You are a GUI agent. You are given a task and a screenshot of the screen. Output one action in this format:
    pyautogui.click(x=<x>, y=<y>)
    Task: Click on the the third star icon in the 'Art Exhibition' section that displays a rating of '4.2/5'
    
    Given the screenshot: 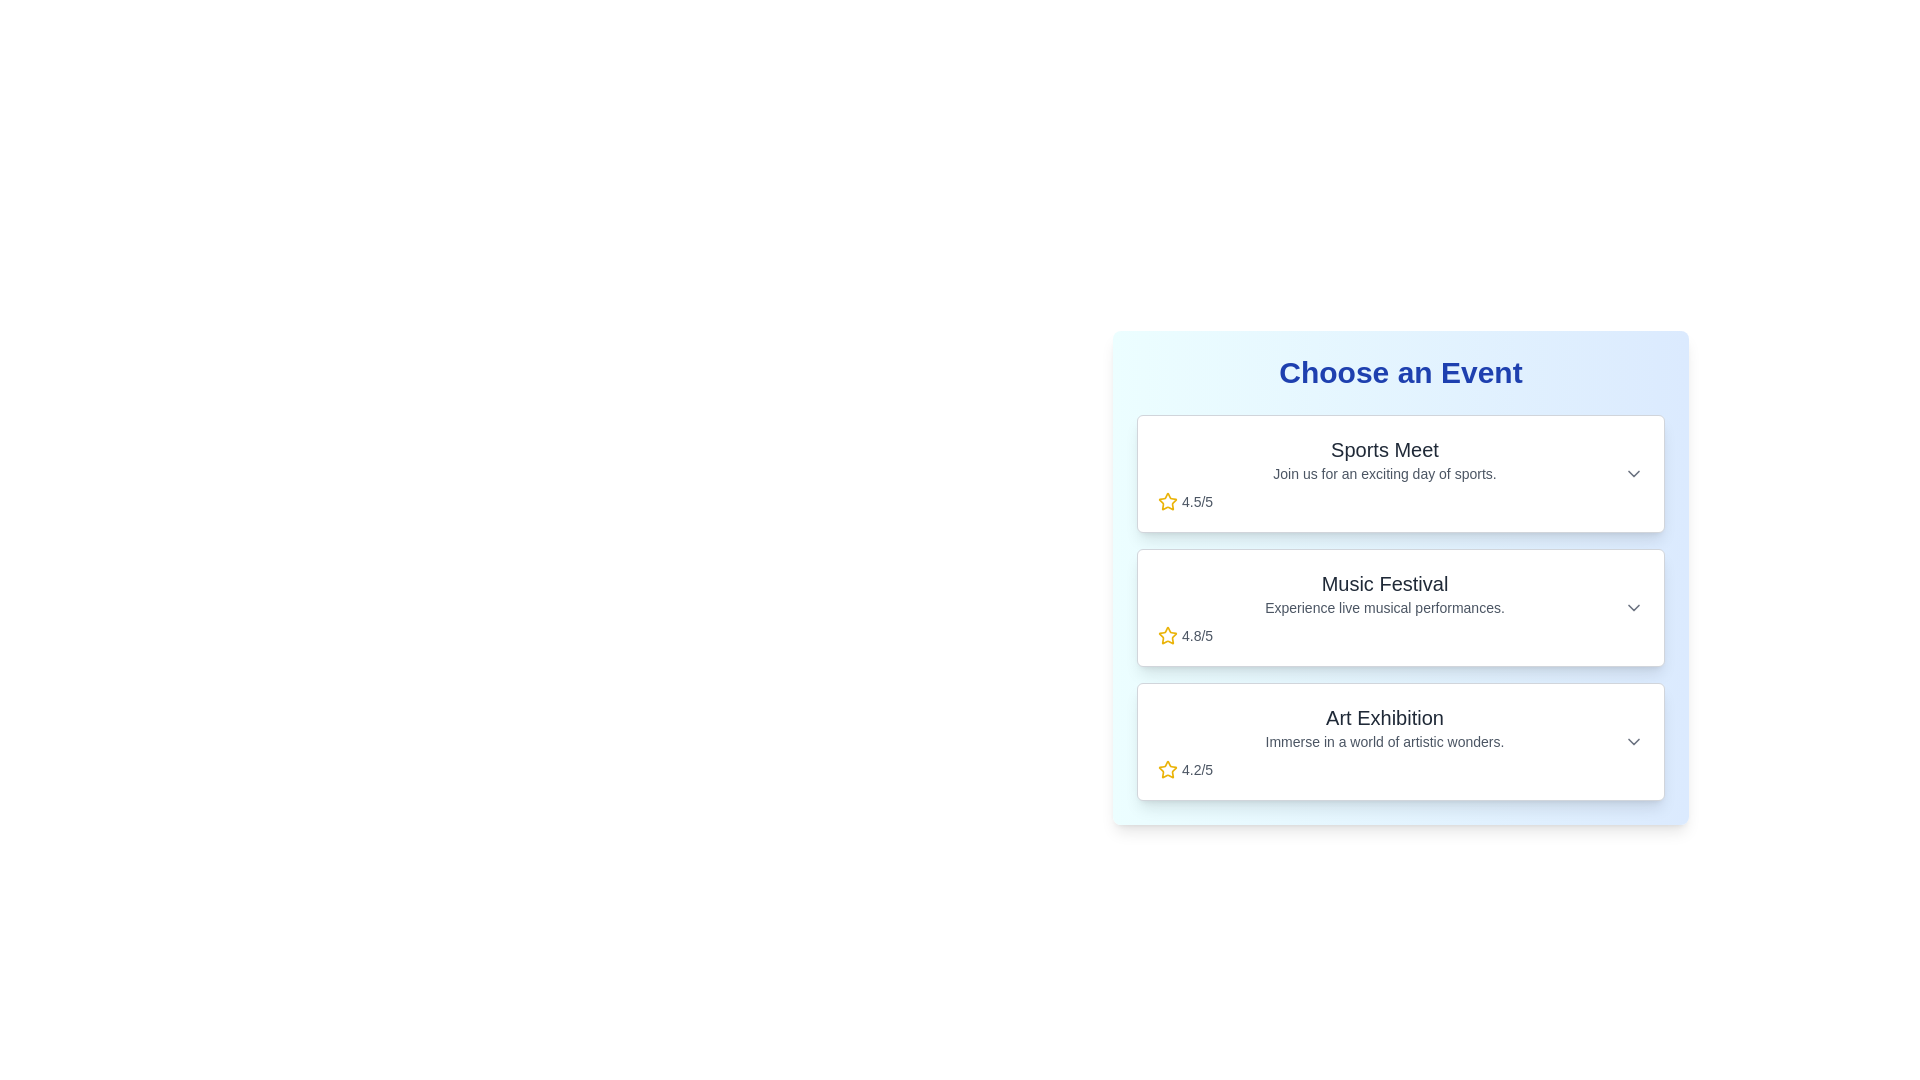 What is the action you would take?
    pyautogui.click(x=1167, y=768)
    